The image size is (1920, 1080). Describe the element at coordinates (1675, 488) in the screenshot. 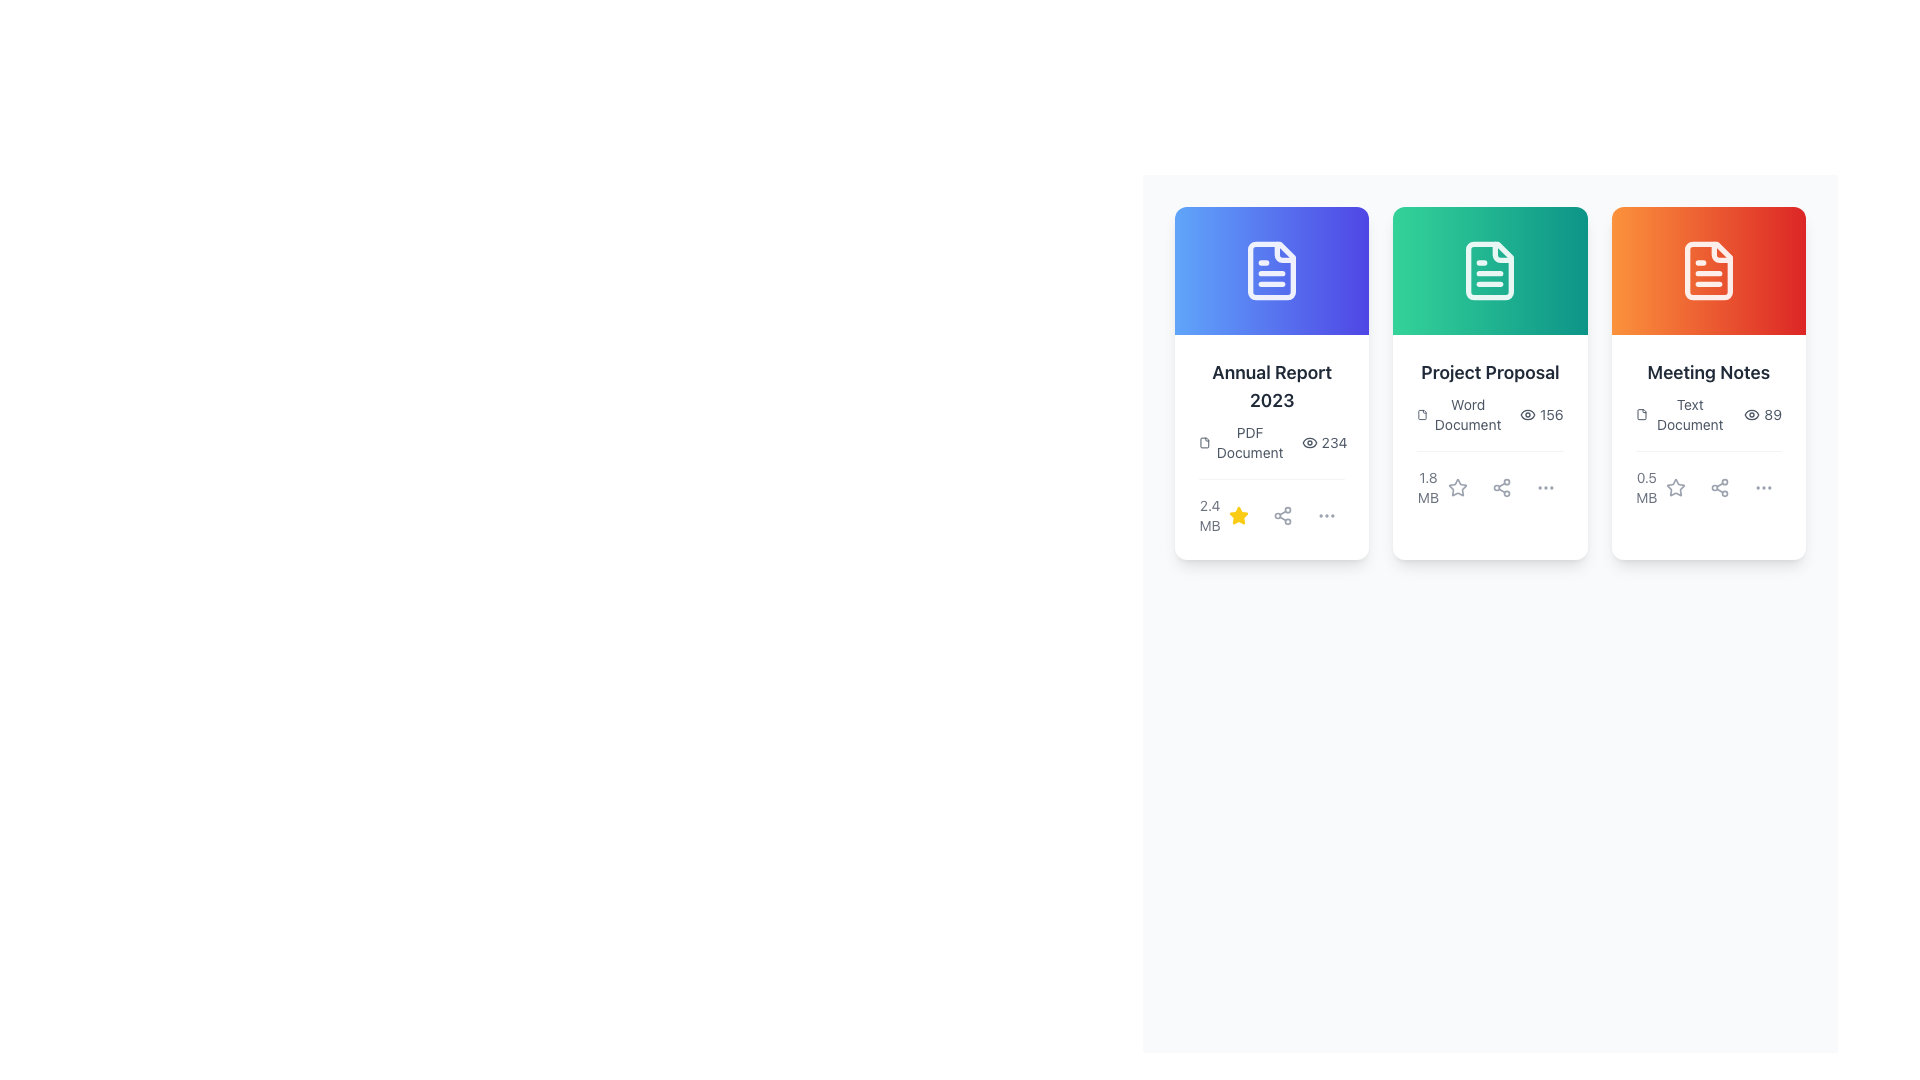

I see `the star icon outlined in gray located in the bottom section of the third card below the text 'Meeting Notes' to mark the item as favorite` at that location.